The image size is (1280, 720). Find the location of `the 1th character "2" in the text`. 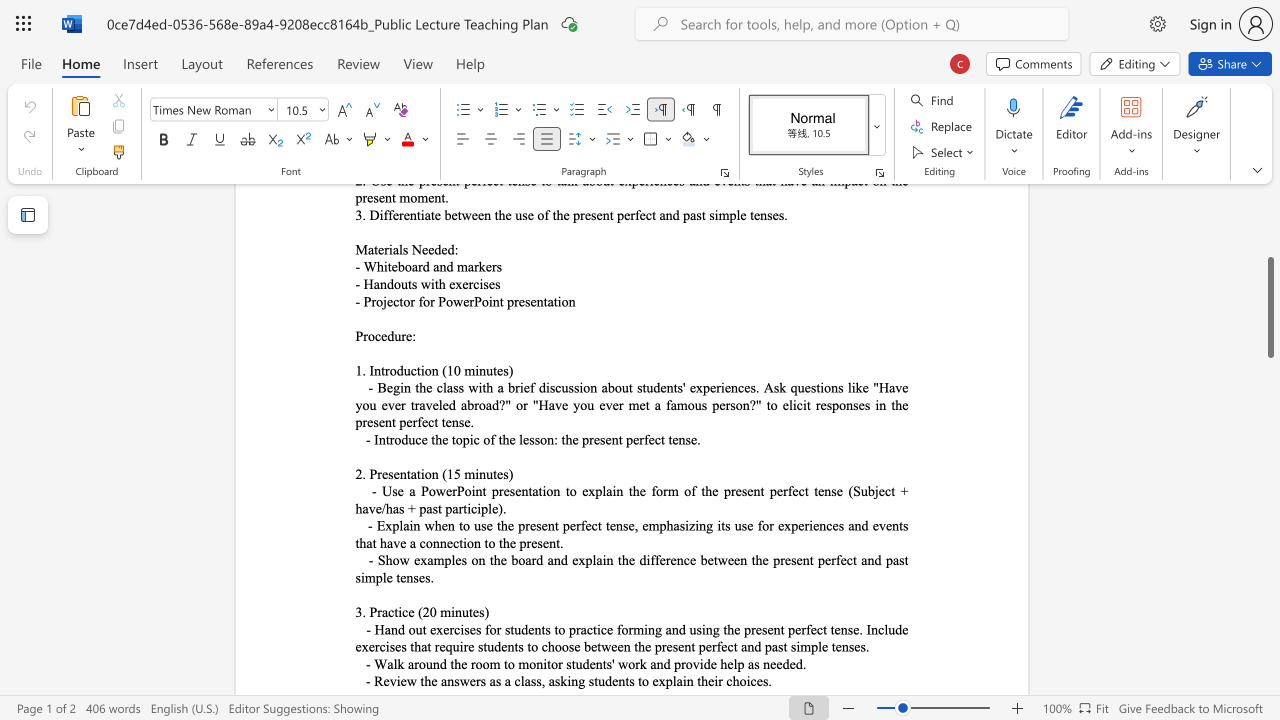

the 1th character "2" in the text is located at coordinates (425, 611).